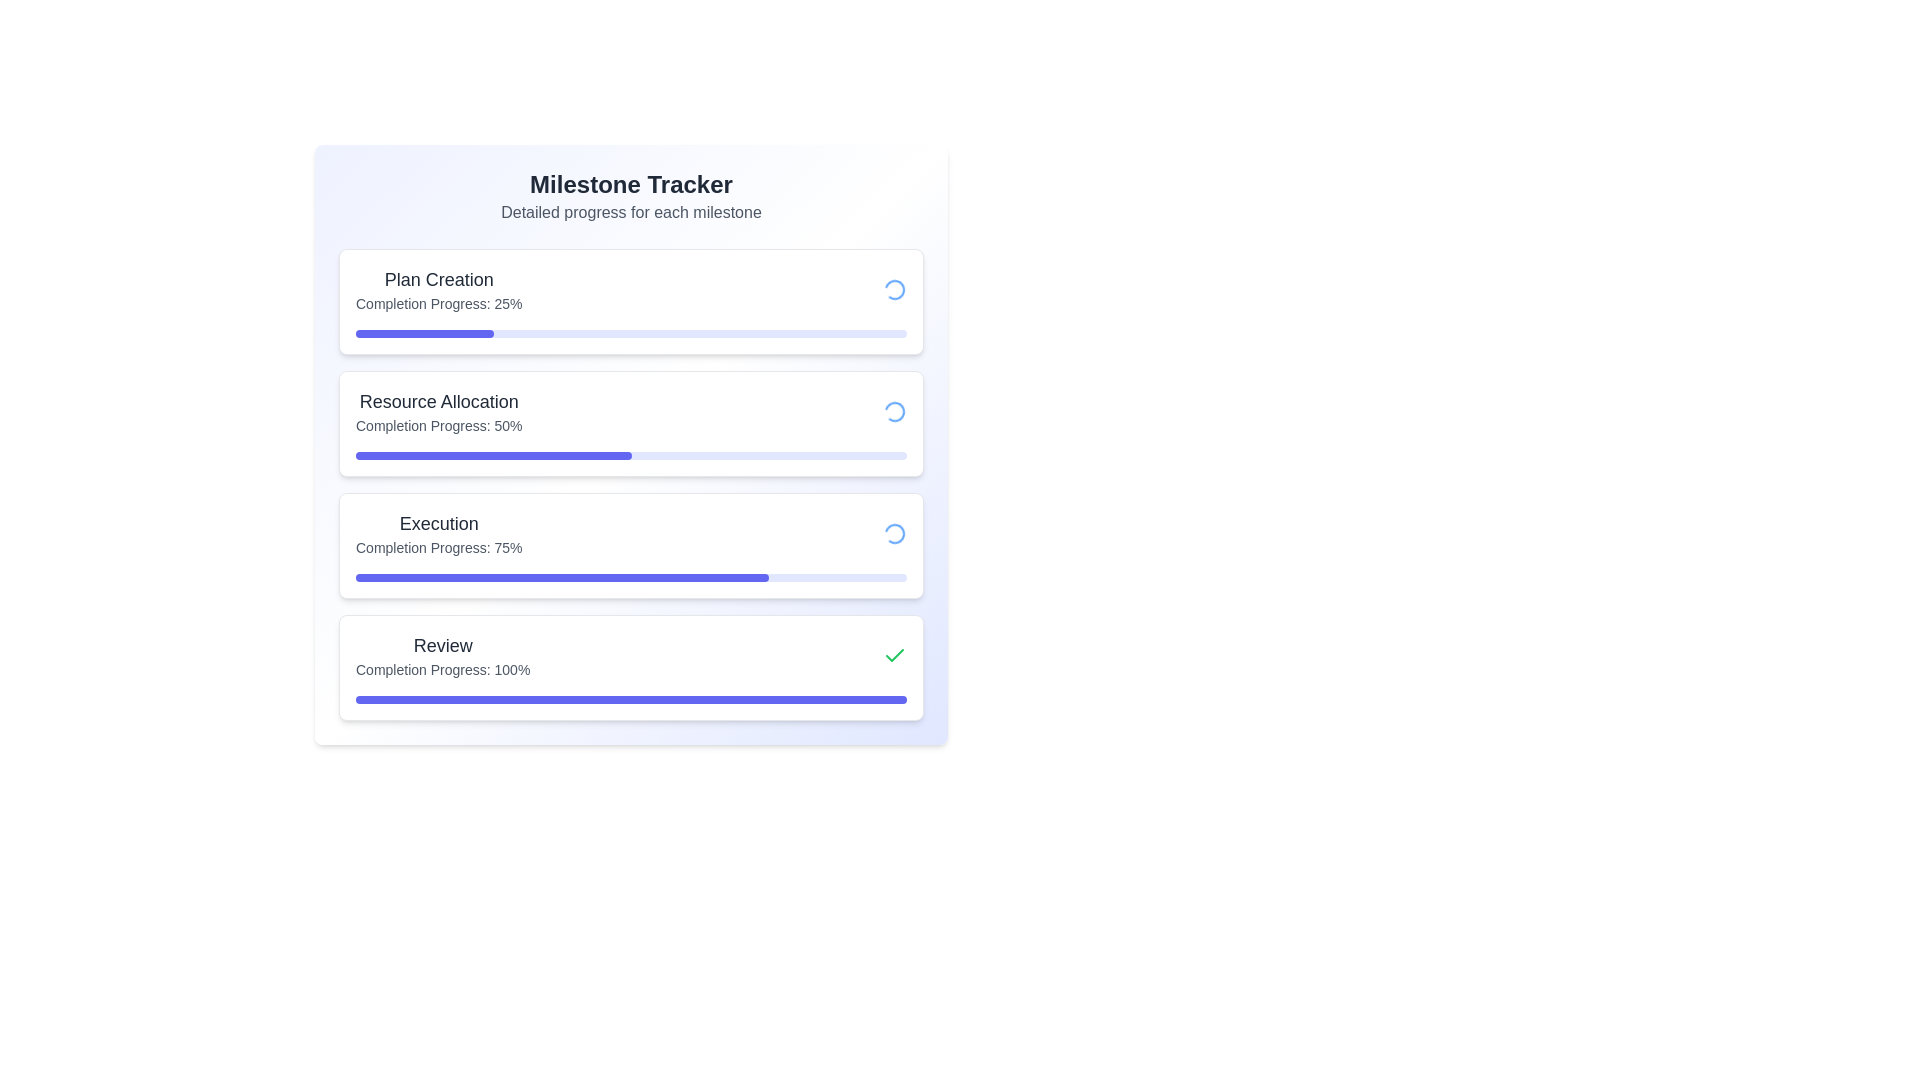 Image resolution: width=1920 pixels, height=1080 pixels. I want to click on the horizontal progress bar styled with a thin, rounded appearance, located below the text 'Completion Progress: 100%' in the 'Review' milestone section, so click(630, 698).